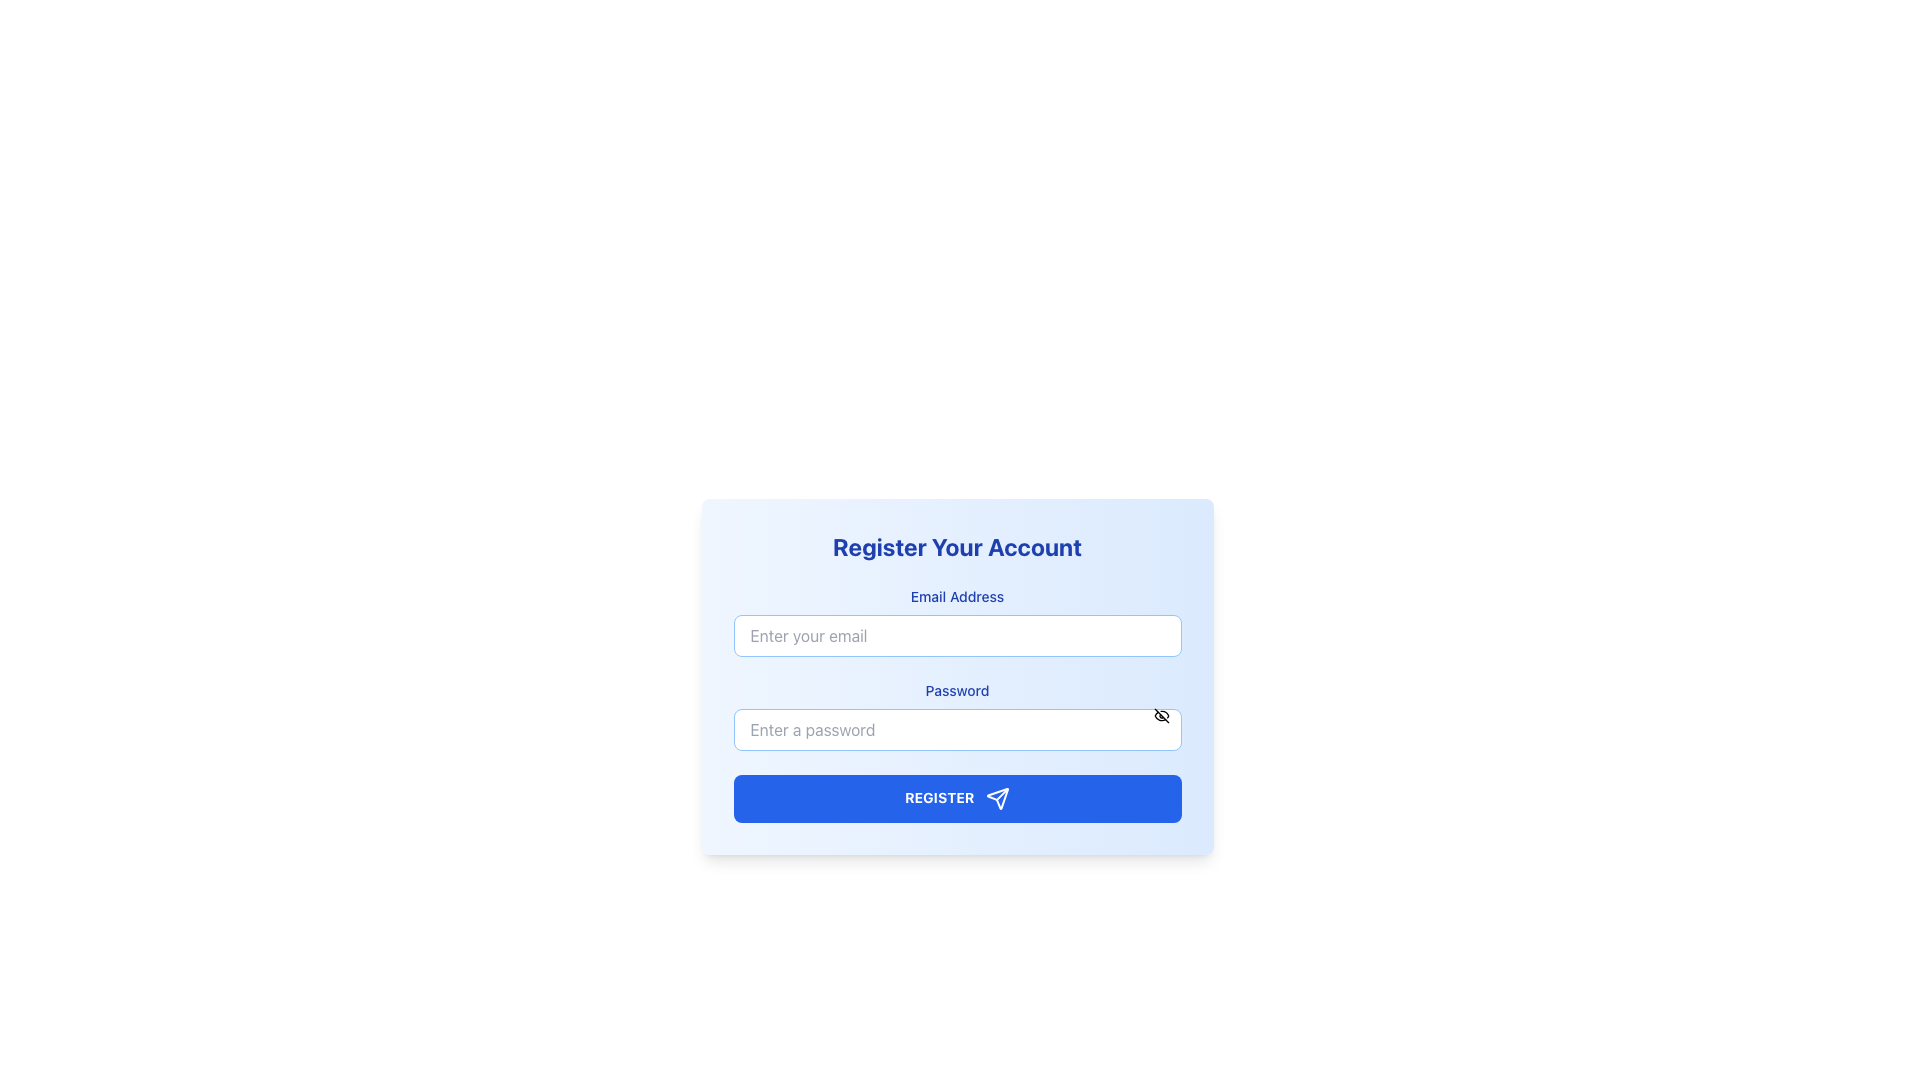 The width and height of the screenshot is (1920, 1080). I want to click on the button styled with an SVG icon resembling a crossed-out eye, so click(1161, 715).